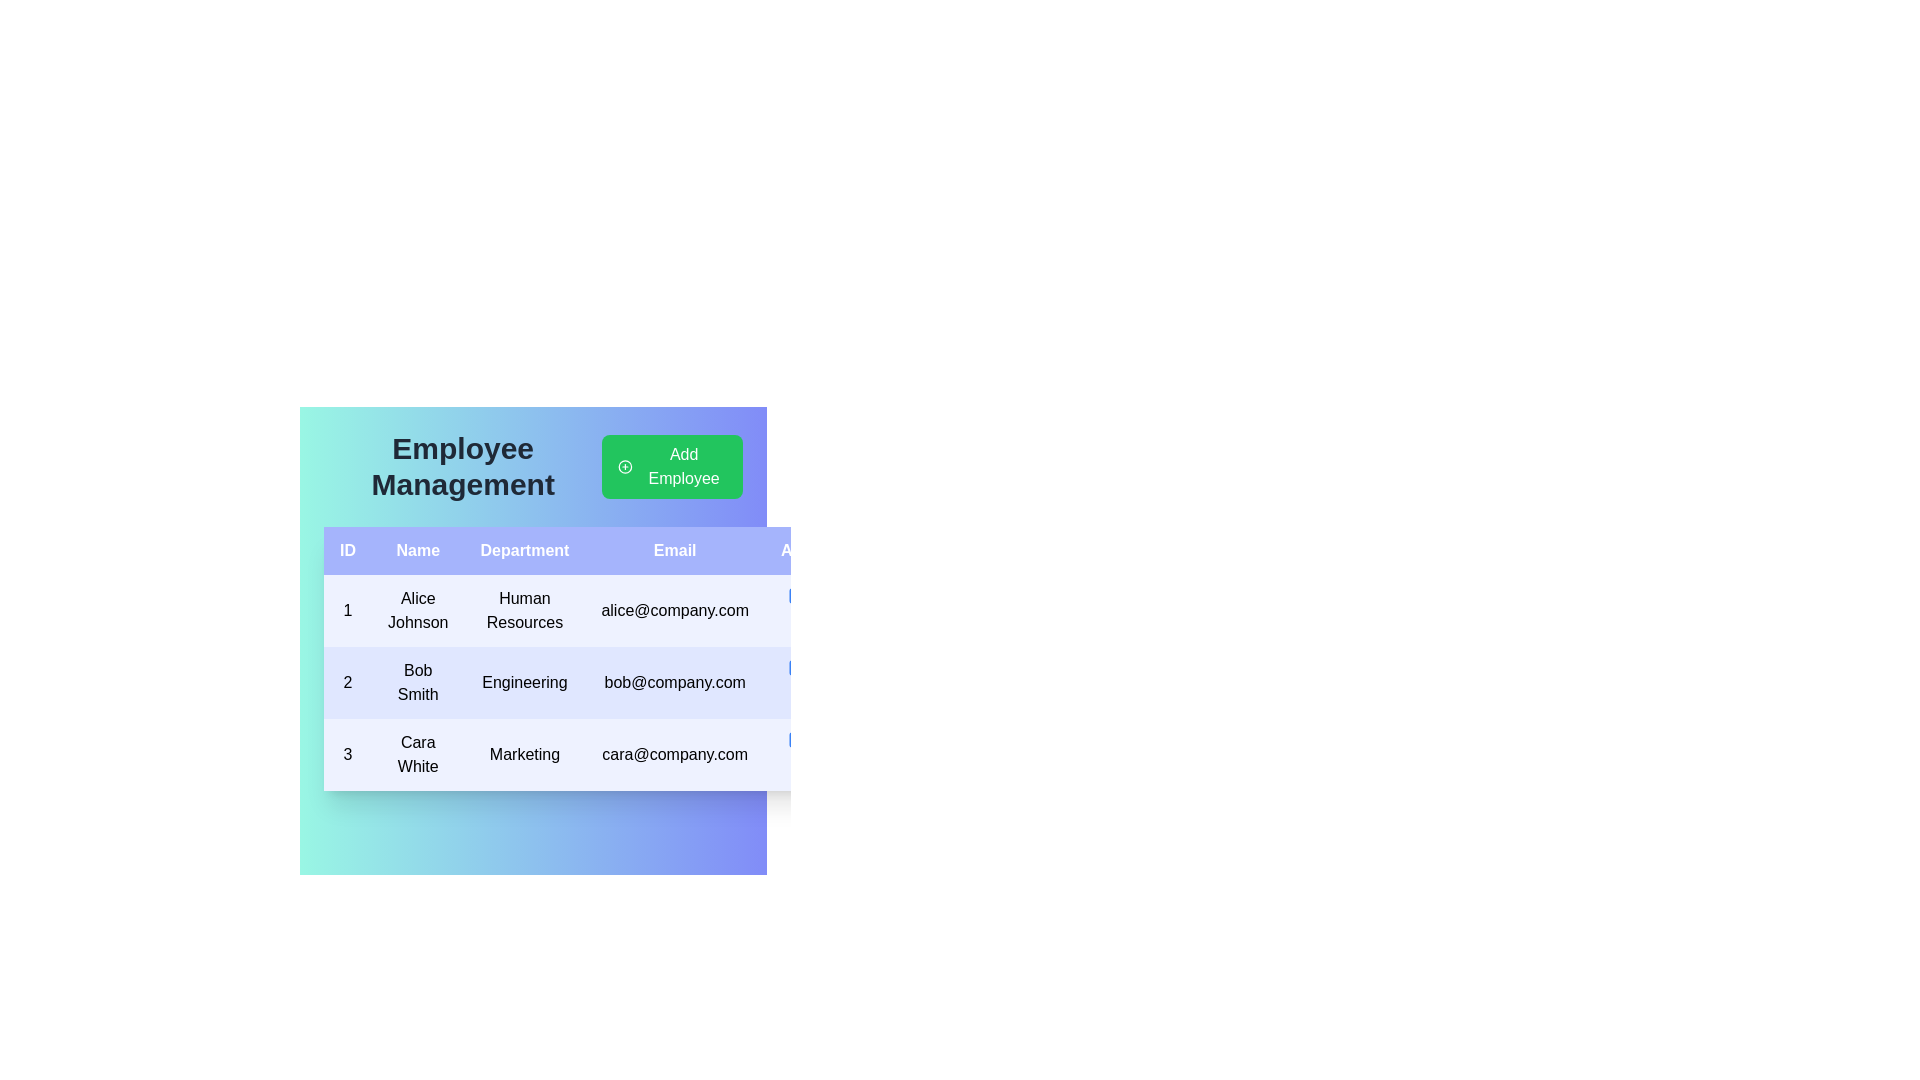 This screenshot has height=1080, width=1920. I want to click on the Table Header Cell element labeled 'Name', which is the second column header in the table, with a light blue background and white text, so click(417, 551).